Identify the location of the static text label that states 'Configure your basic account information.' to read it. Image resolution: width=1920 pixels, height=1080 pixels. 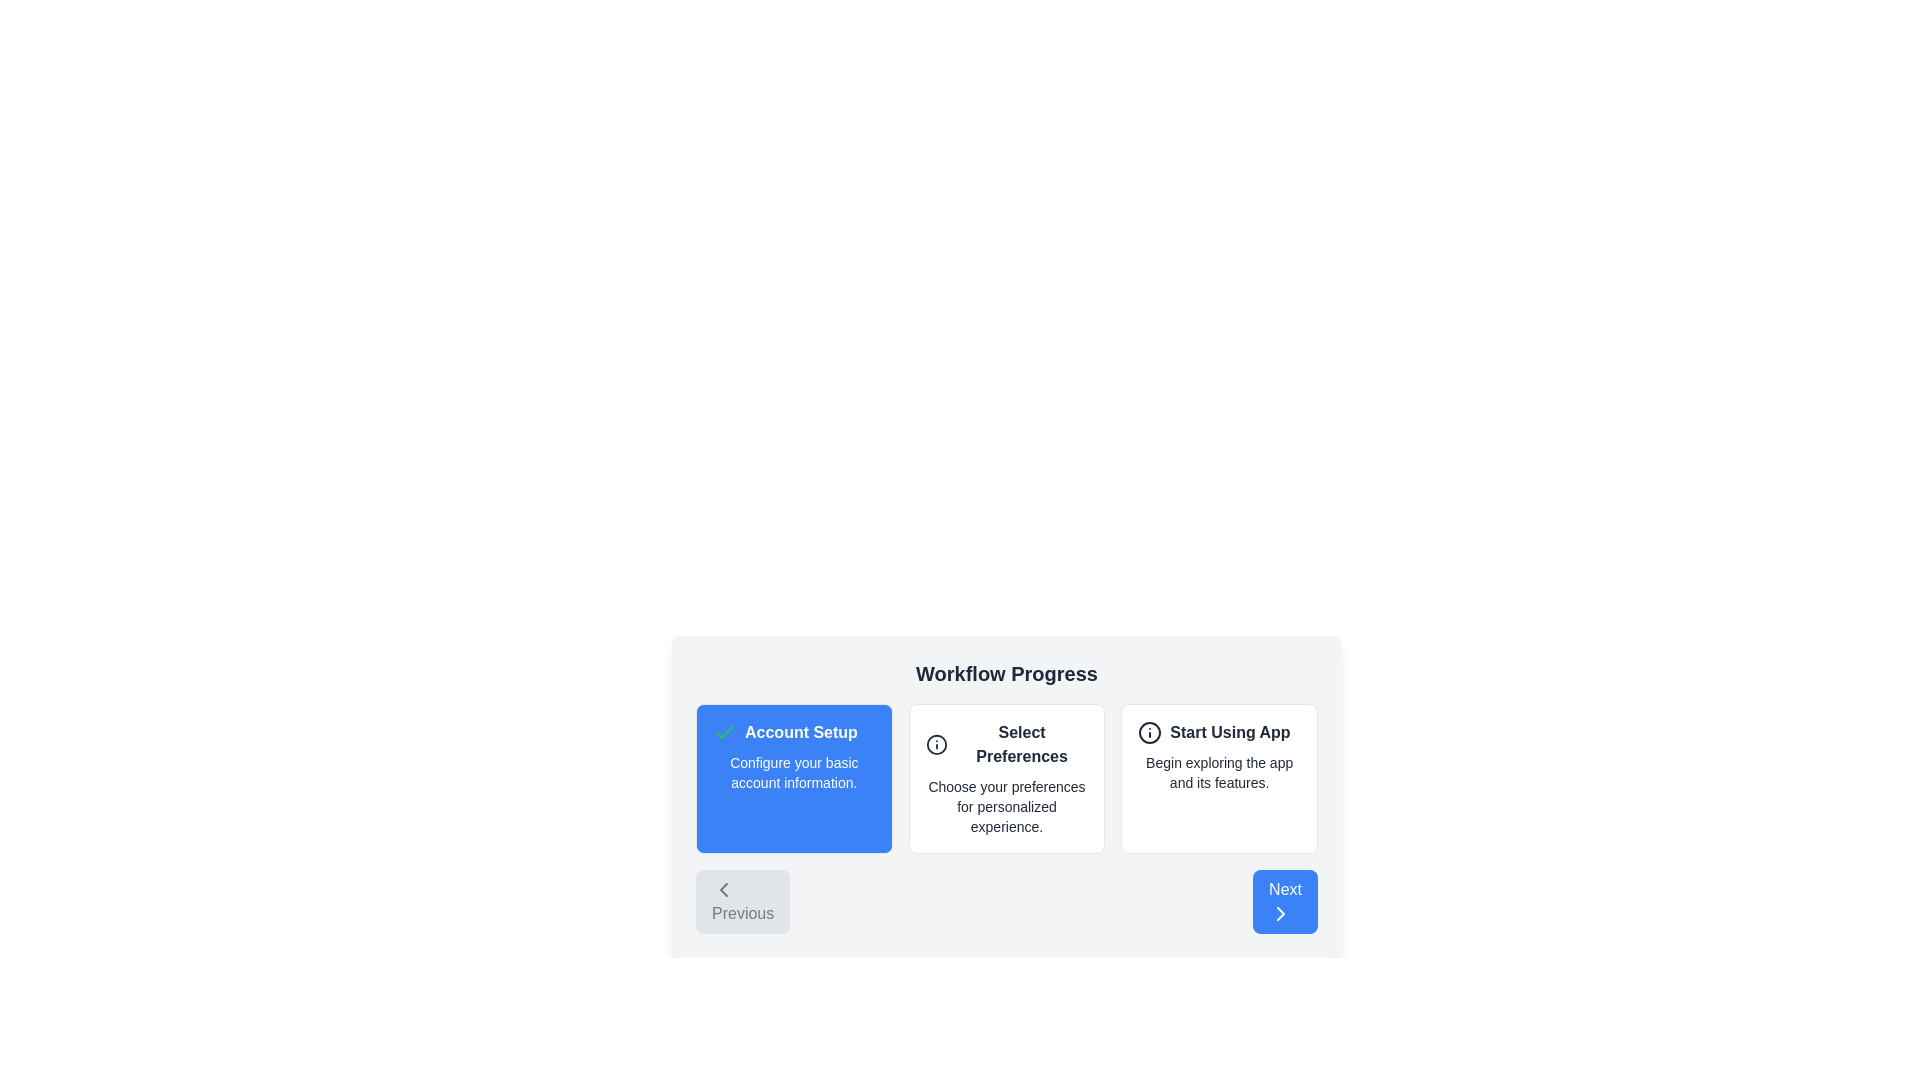
(793, 771).